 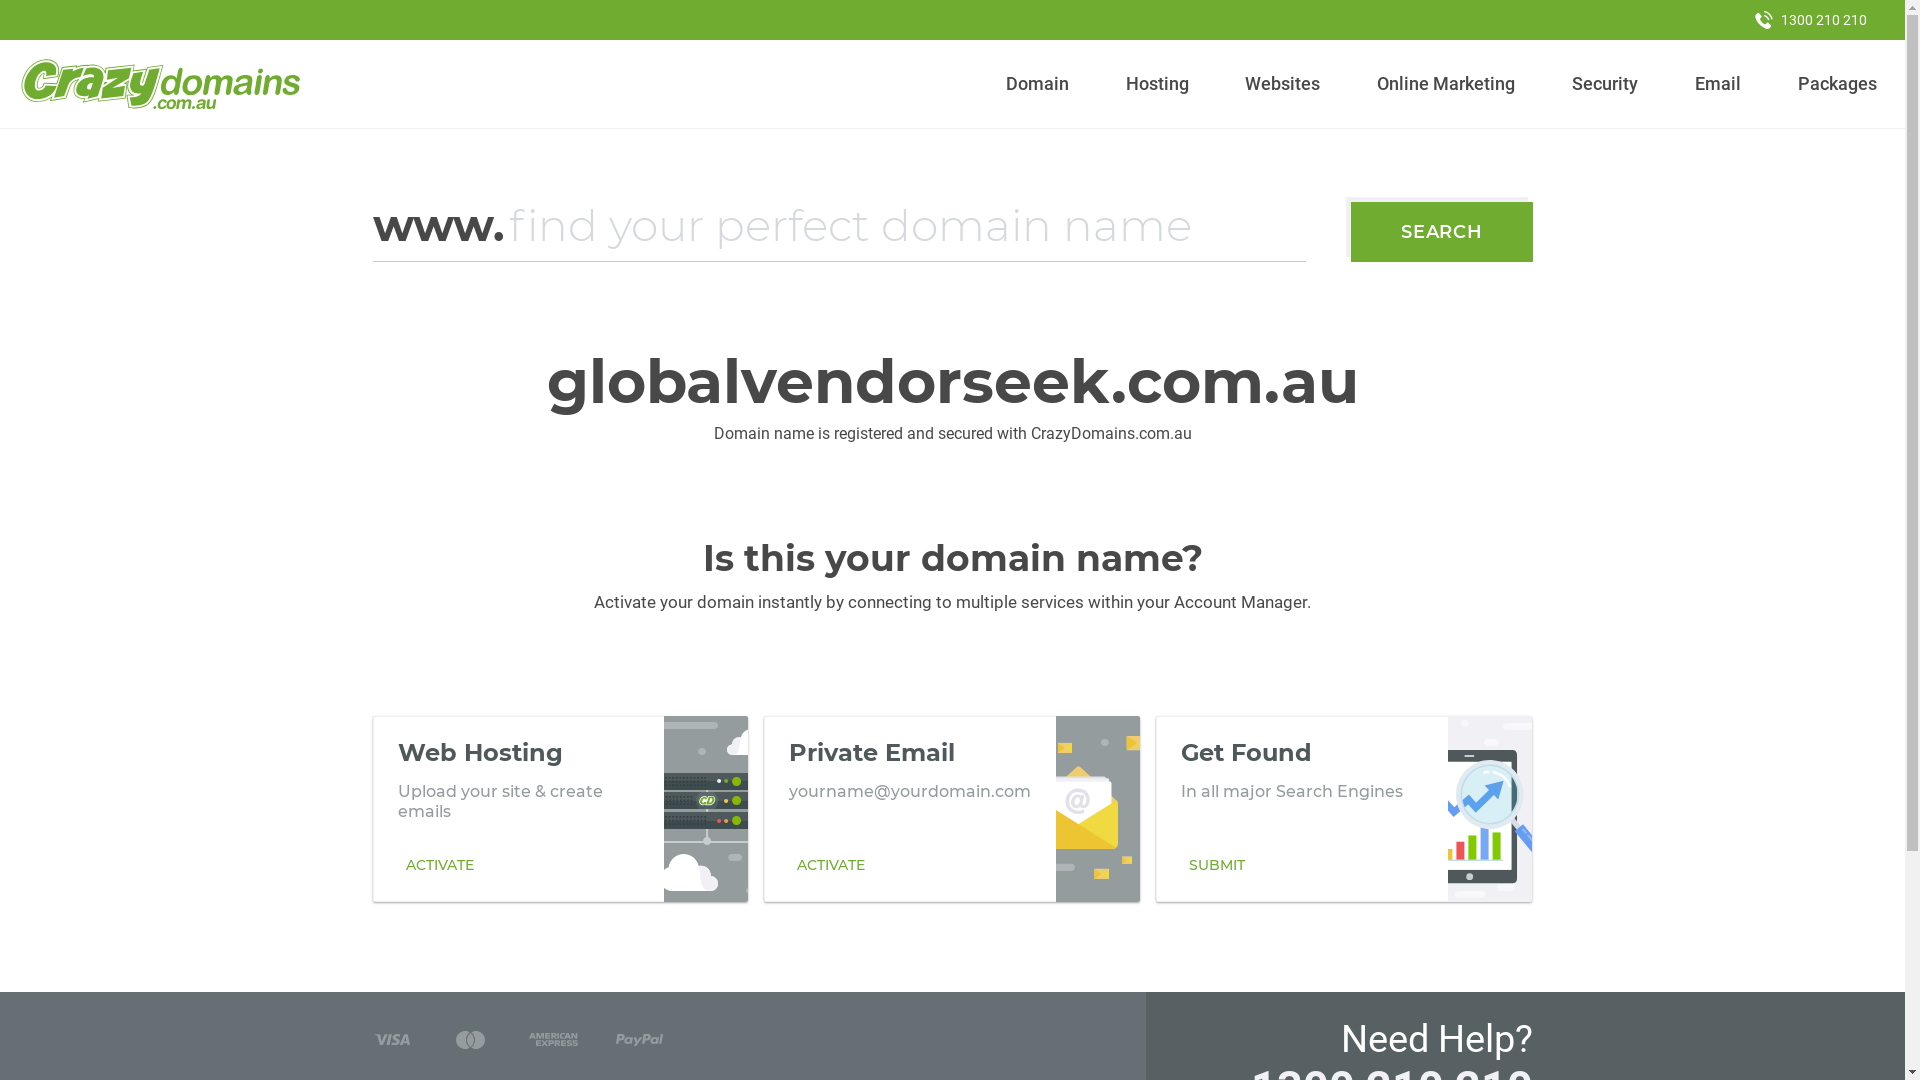 I want to click on '1300 210 210', so click(x=1810, y=19).